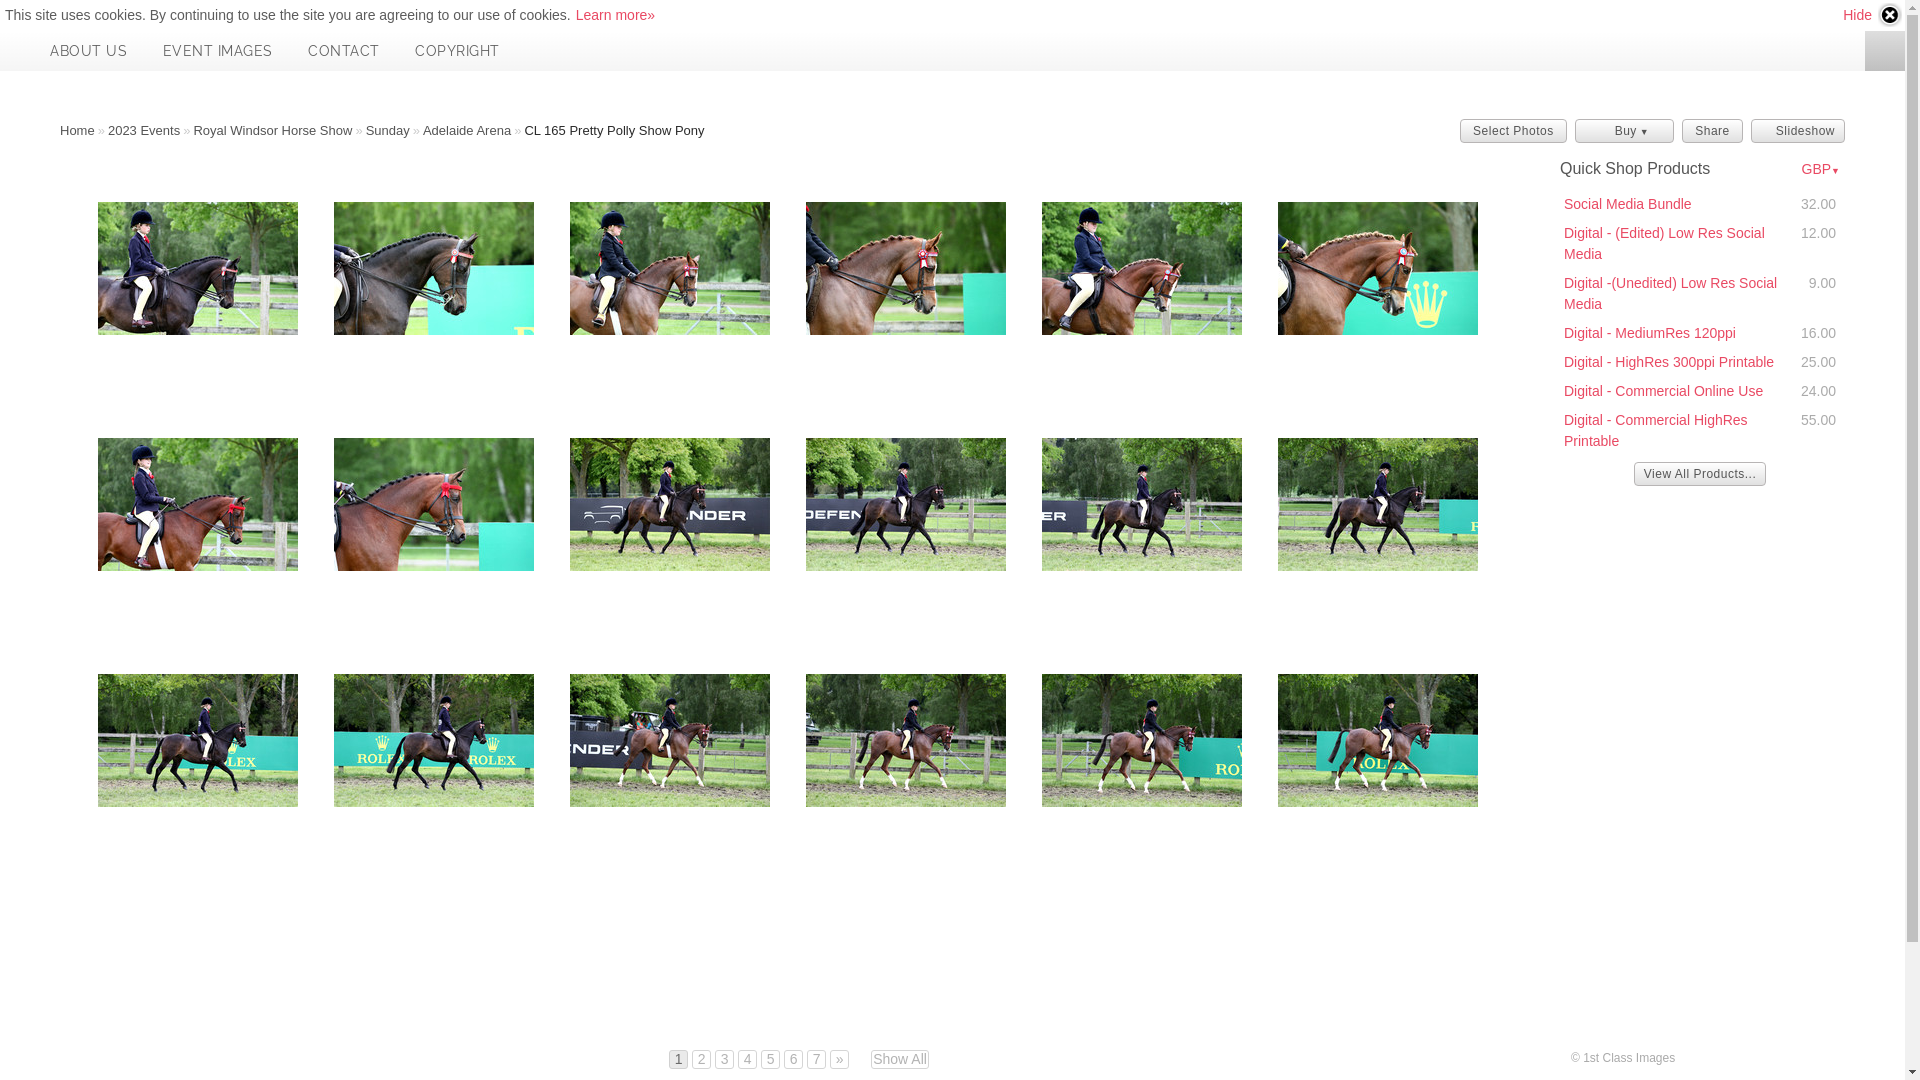  I want to click on '1', so click(678, 1058).